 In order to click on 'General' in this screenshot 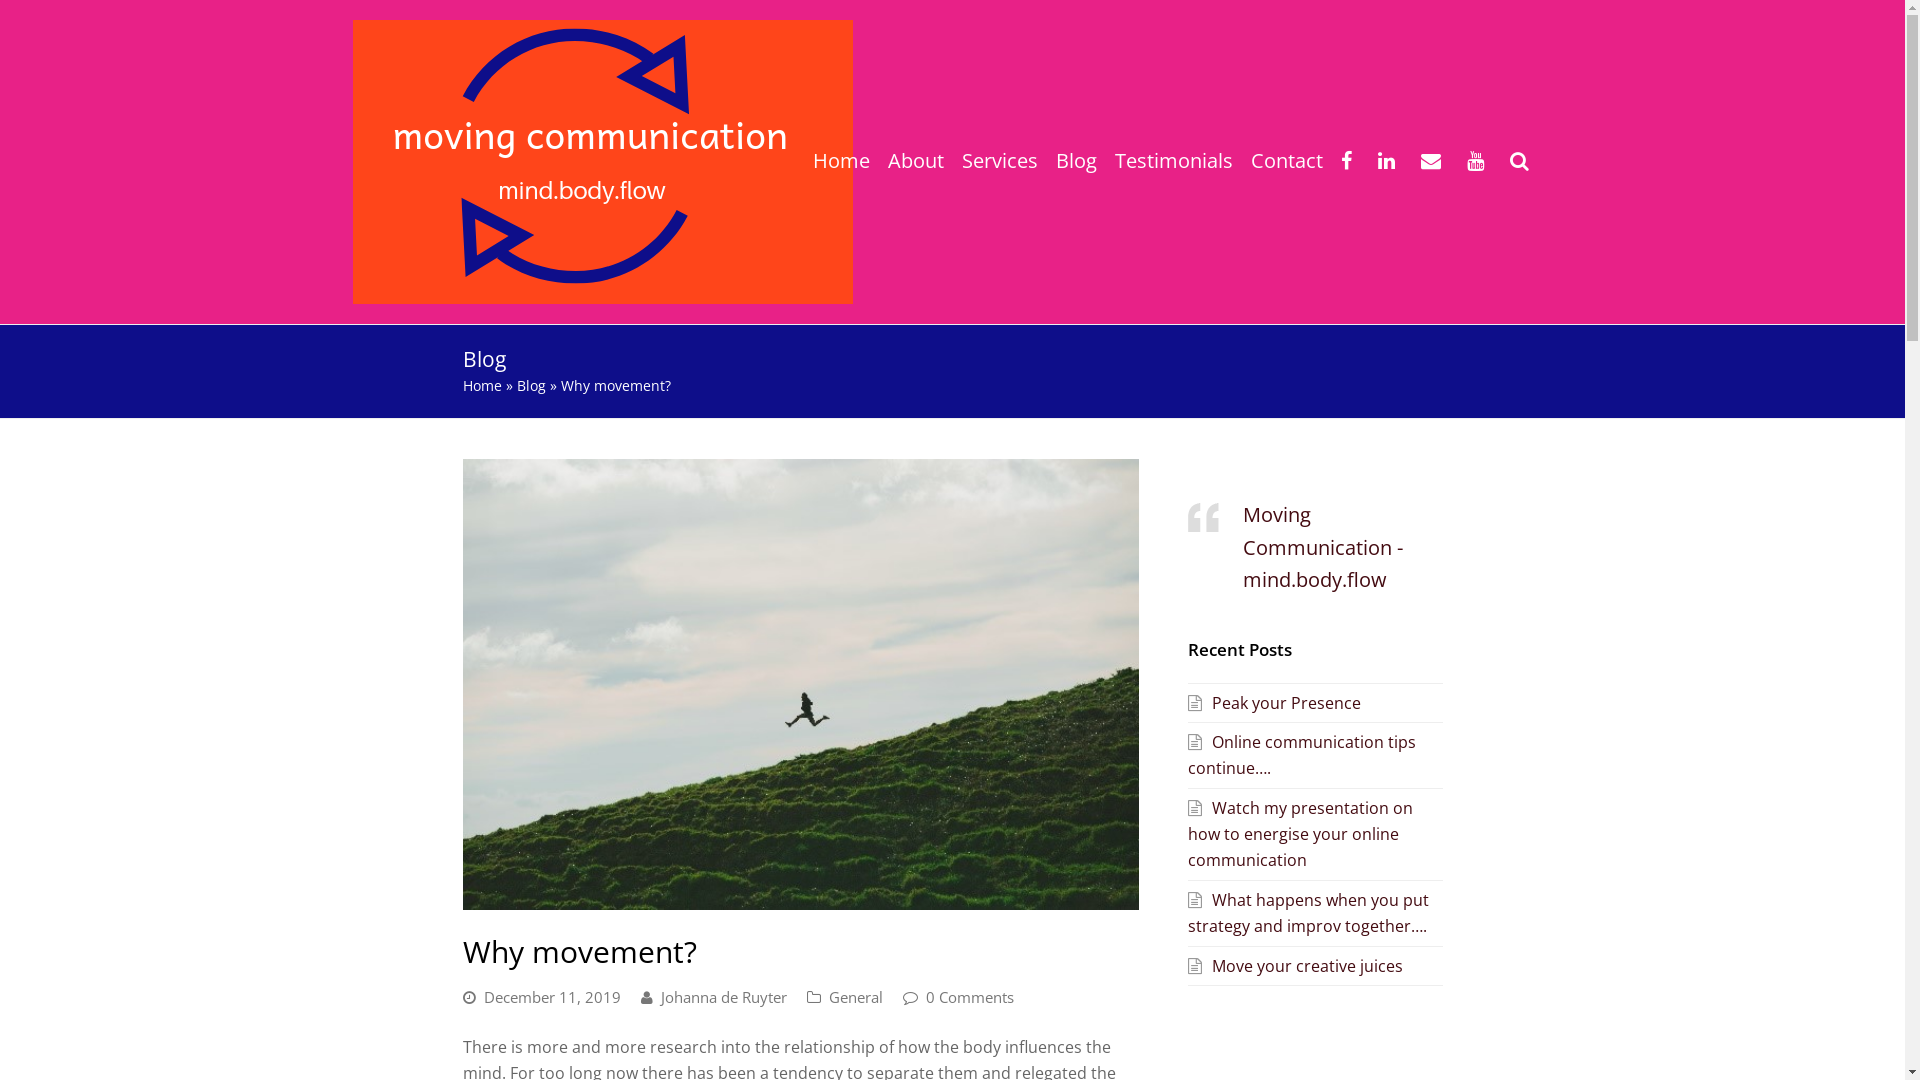, I will do `click(854, 996)`.